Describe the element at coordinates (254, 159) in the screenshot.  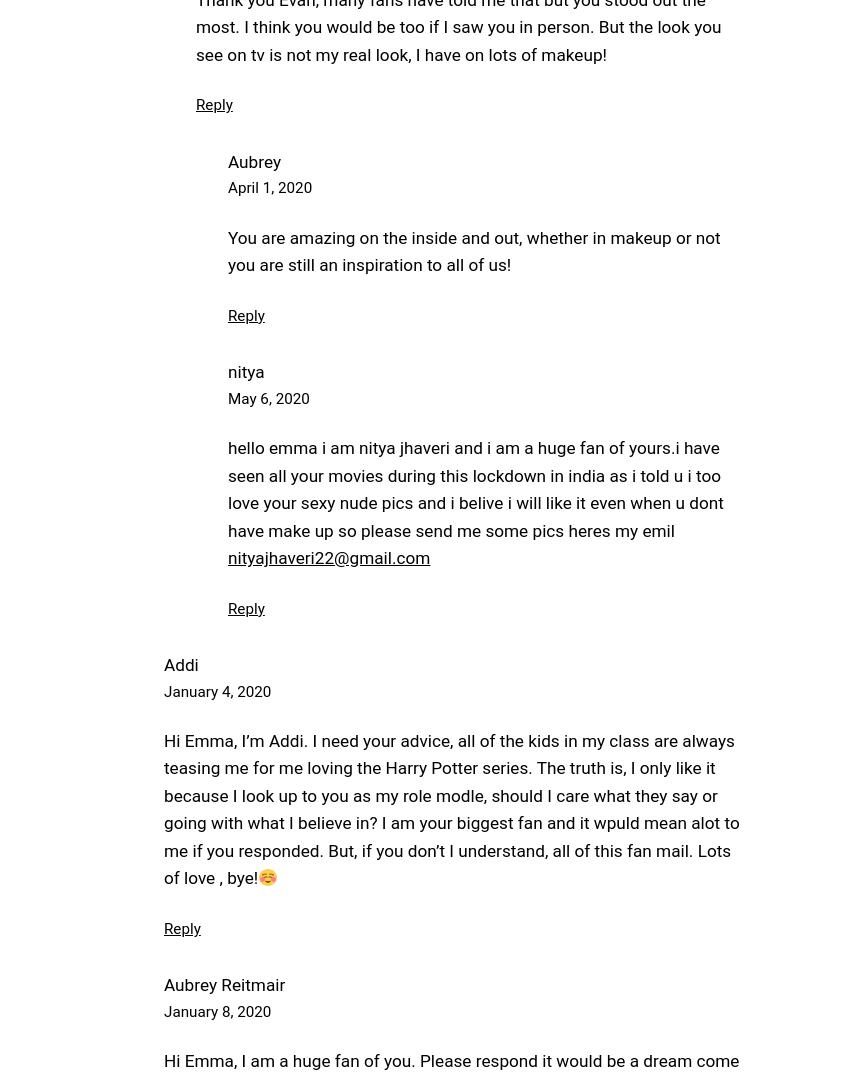
I see `'Aubrey'` at that location.